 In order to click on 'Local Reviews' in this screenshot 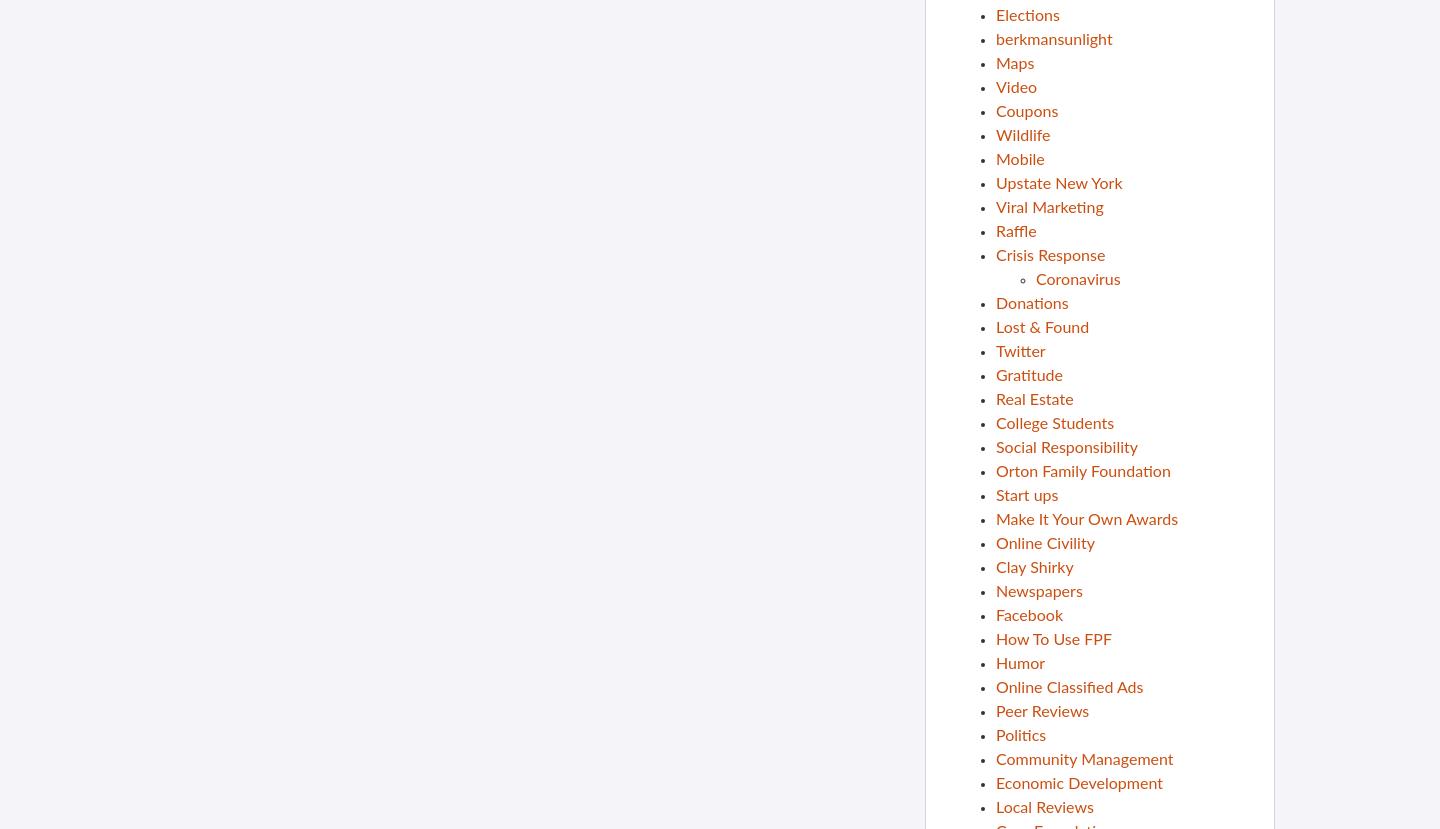, I will do `click(995, 806)`.